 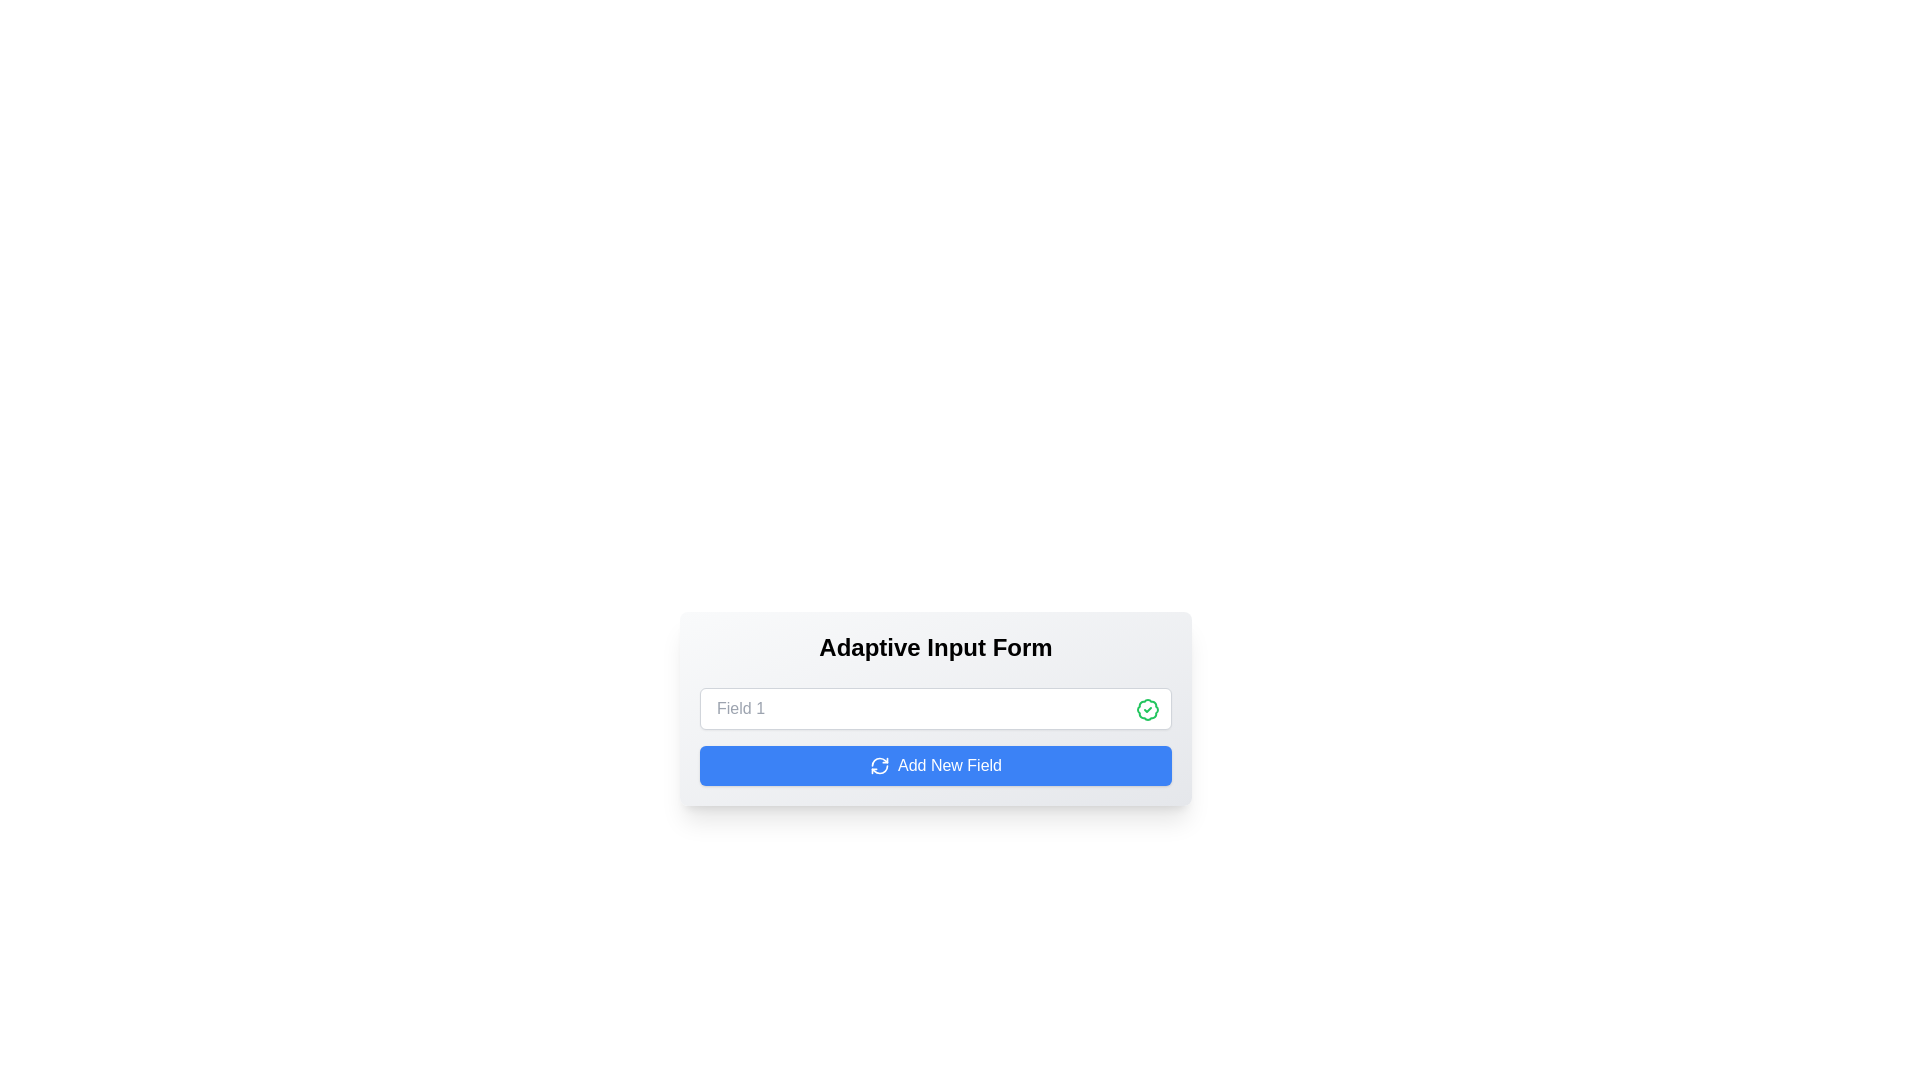 I want to click on the decorative graphic icon on the right side of the input field, which is styled with a green color and intricate patterns, so click(x=1147, y=708).